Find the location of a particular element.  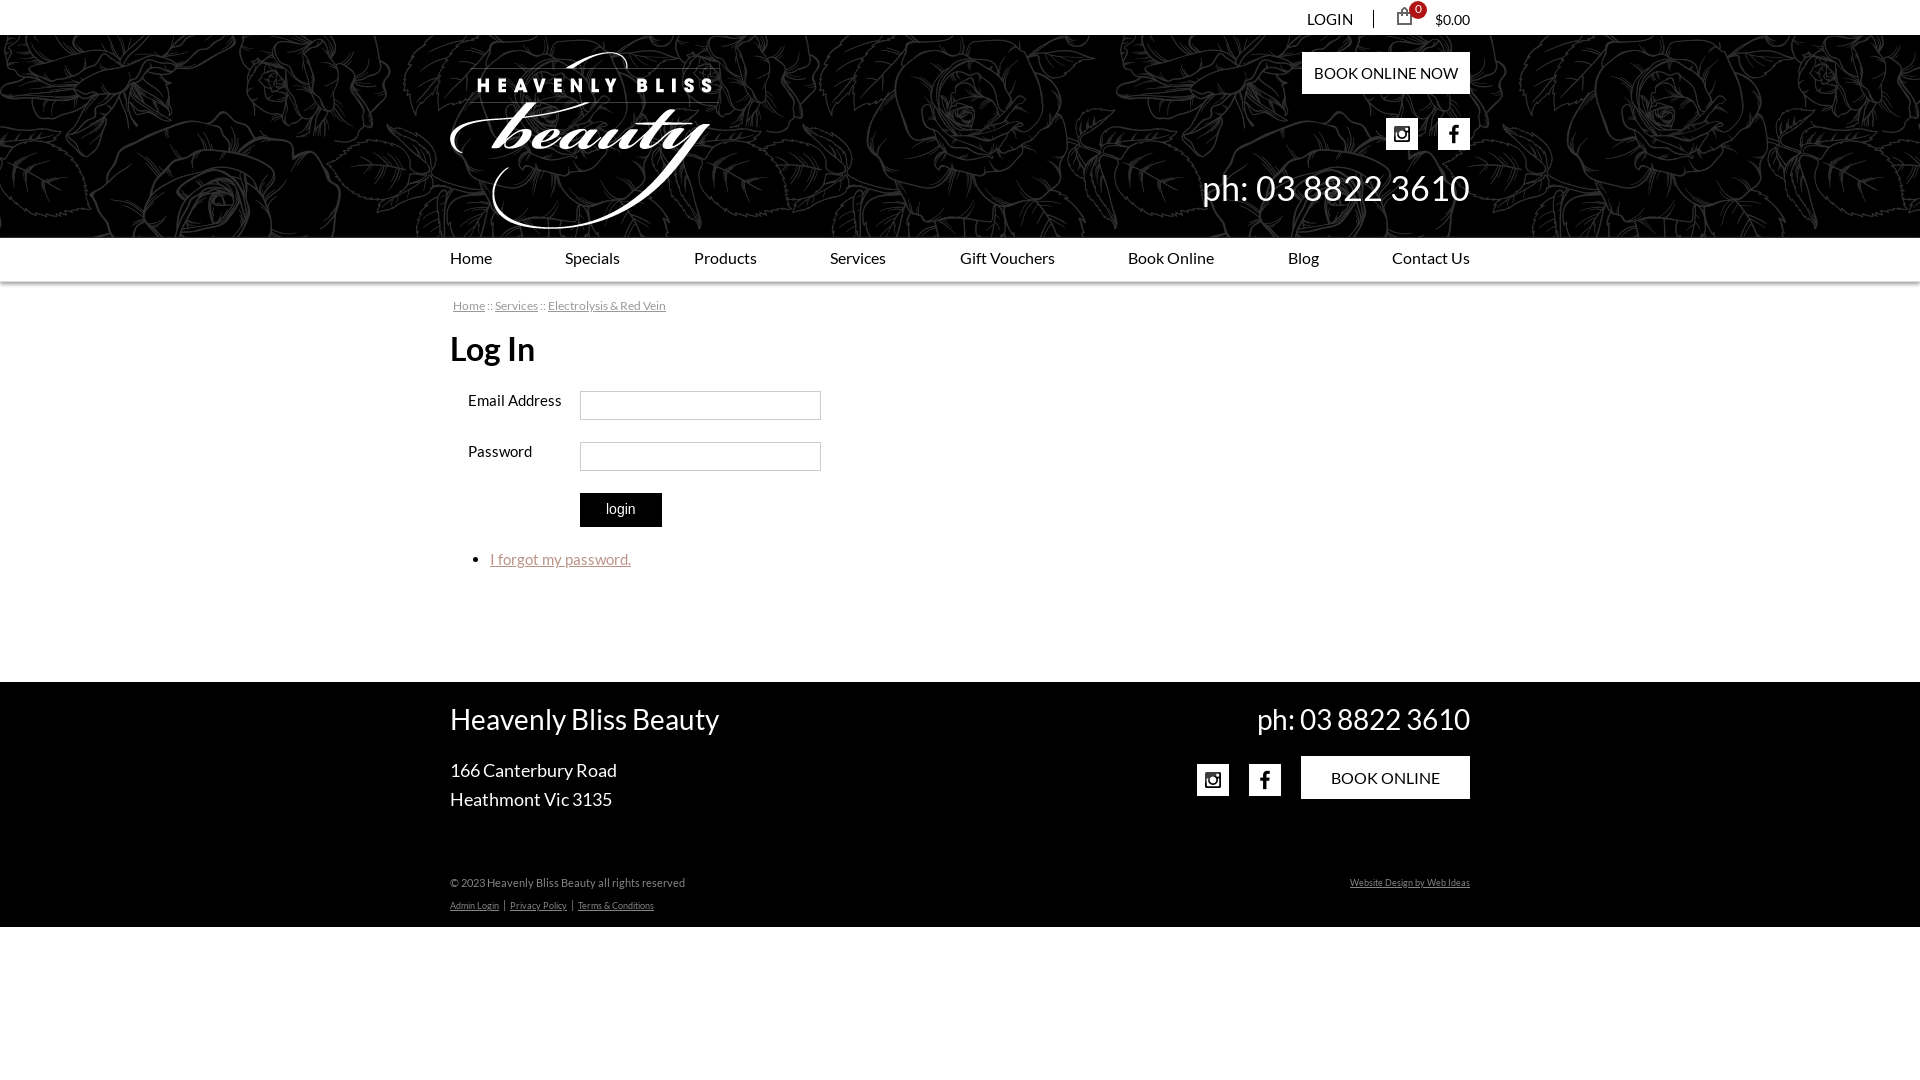

'$0.00' is located at coordinates (1452, 19).